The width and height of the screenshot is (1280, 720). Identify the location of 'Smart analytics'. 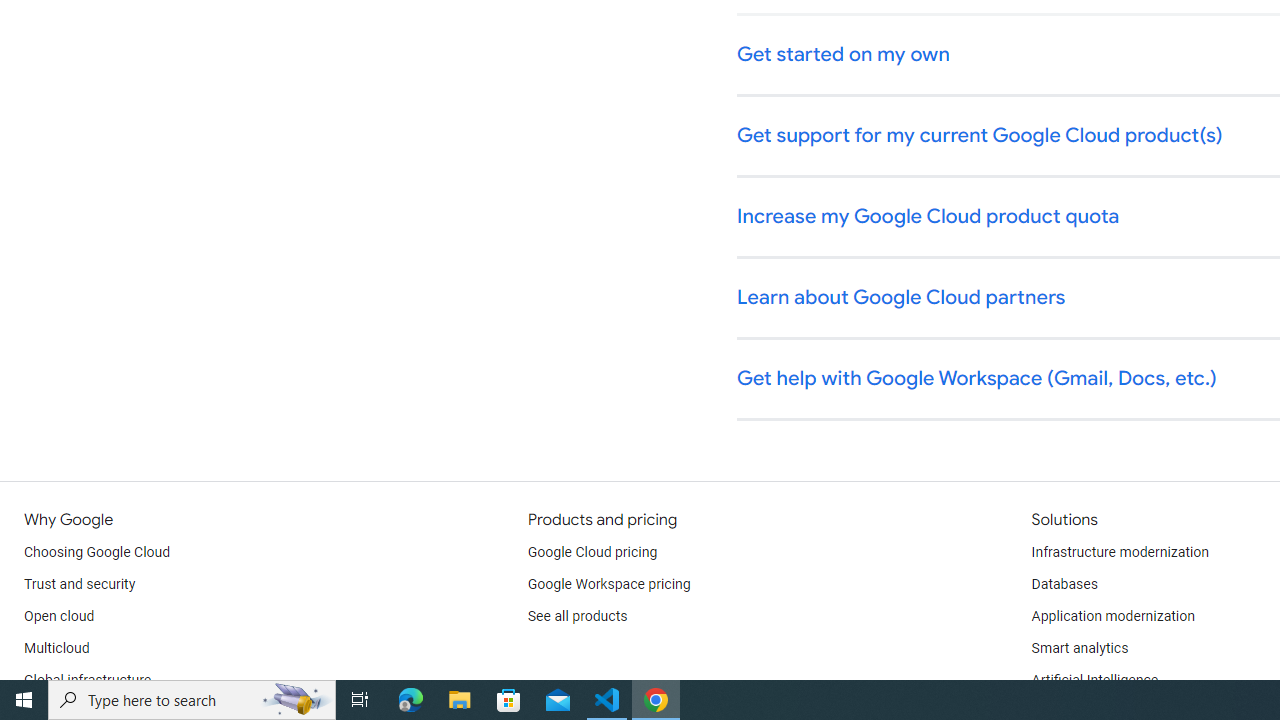
(1078, 649).